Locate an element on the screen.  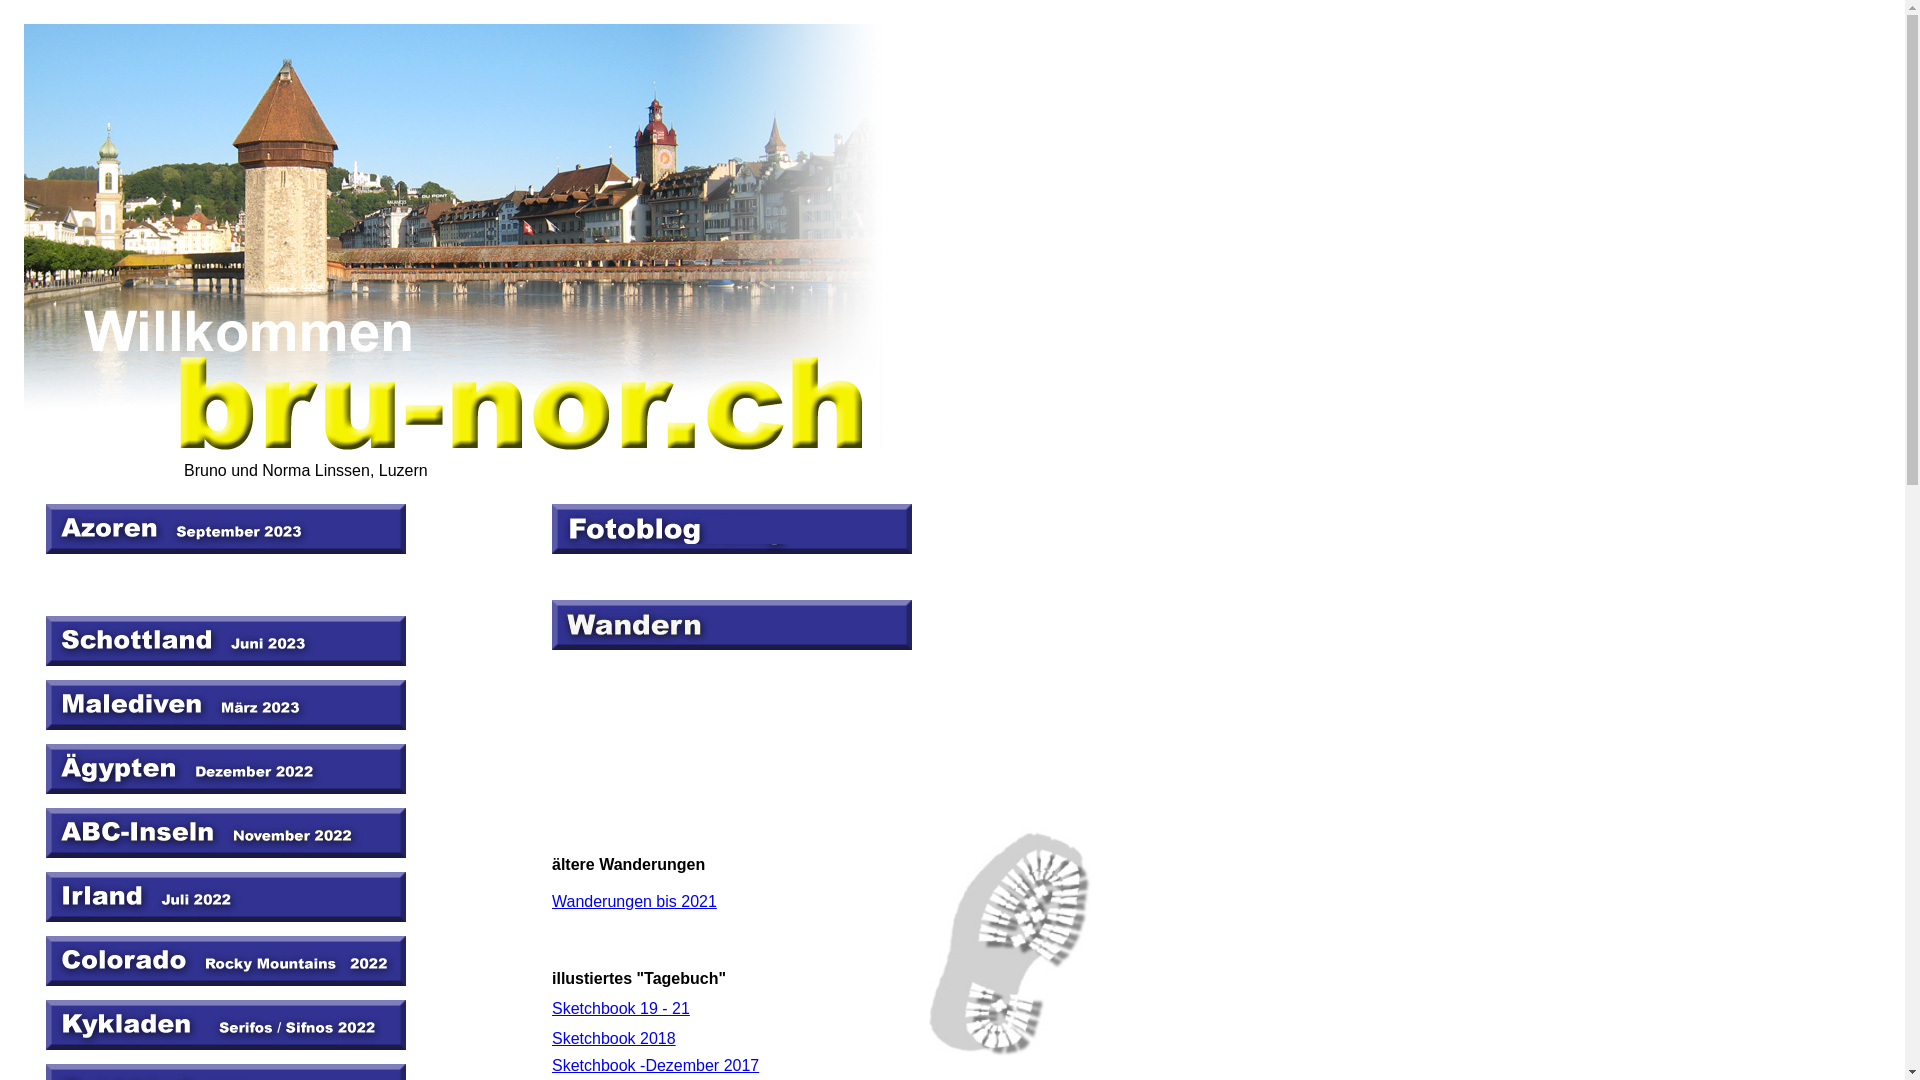
'Sketchbook -Dezember 2017' is located at coordinates (655, 1064).